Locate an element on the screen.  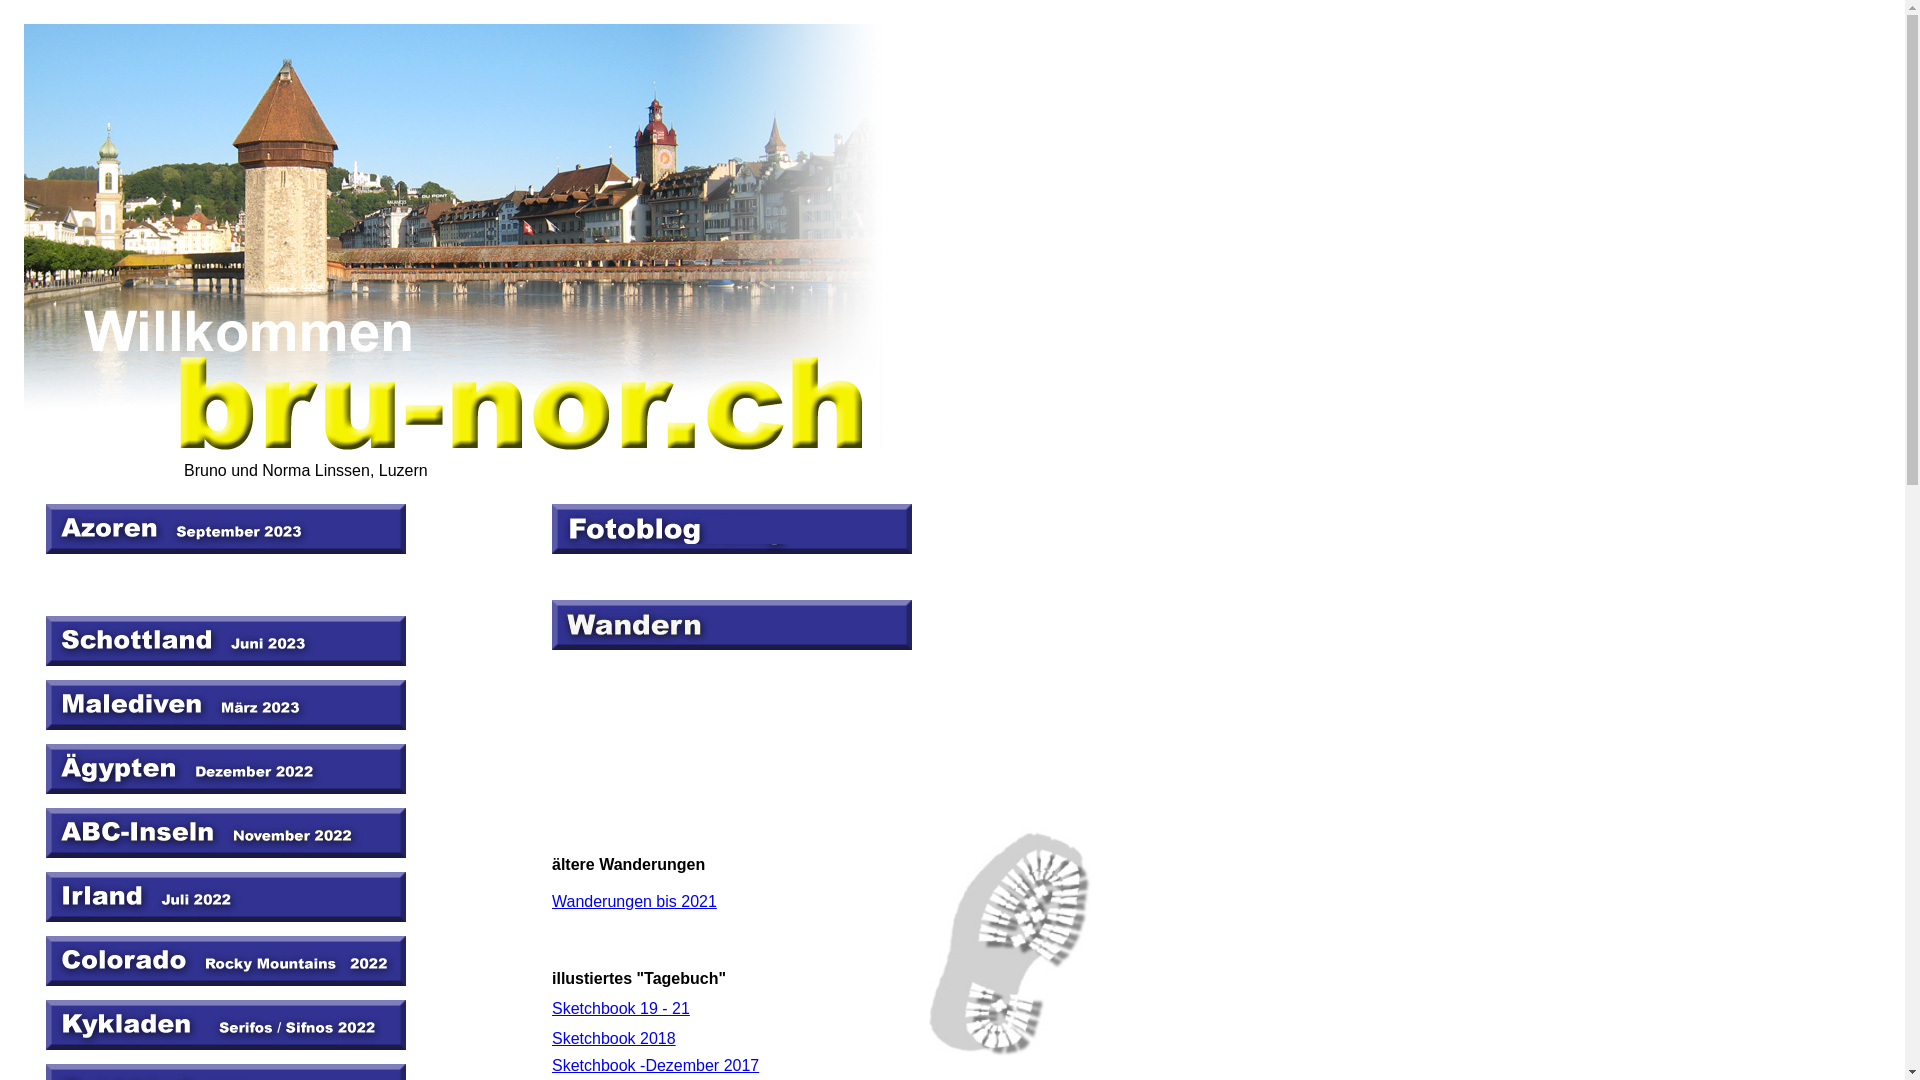
'Sketchbook -Dezember 2017' is located at coordinates (655, 1064).